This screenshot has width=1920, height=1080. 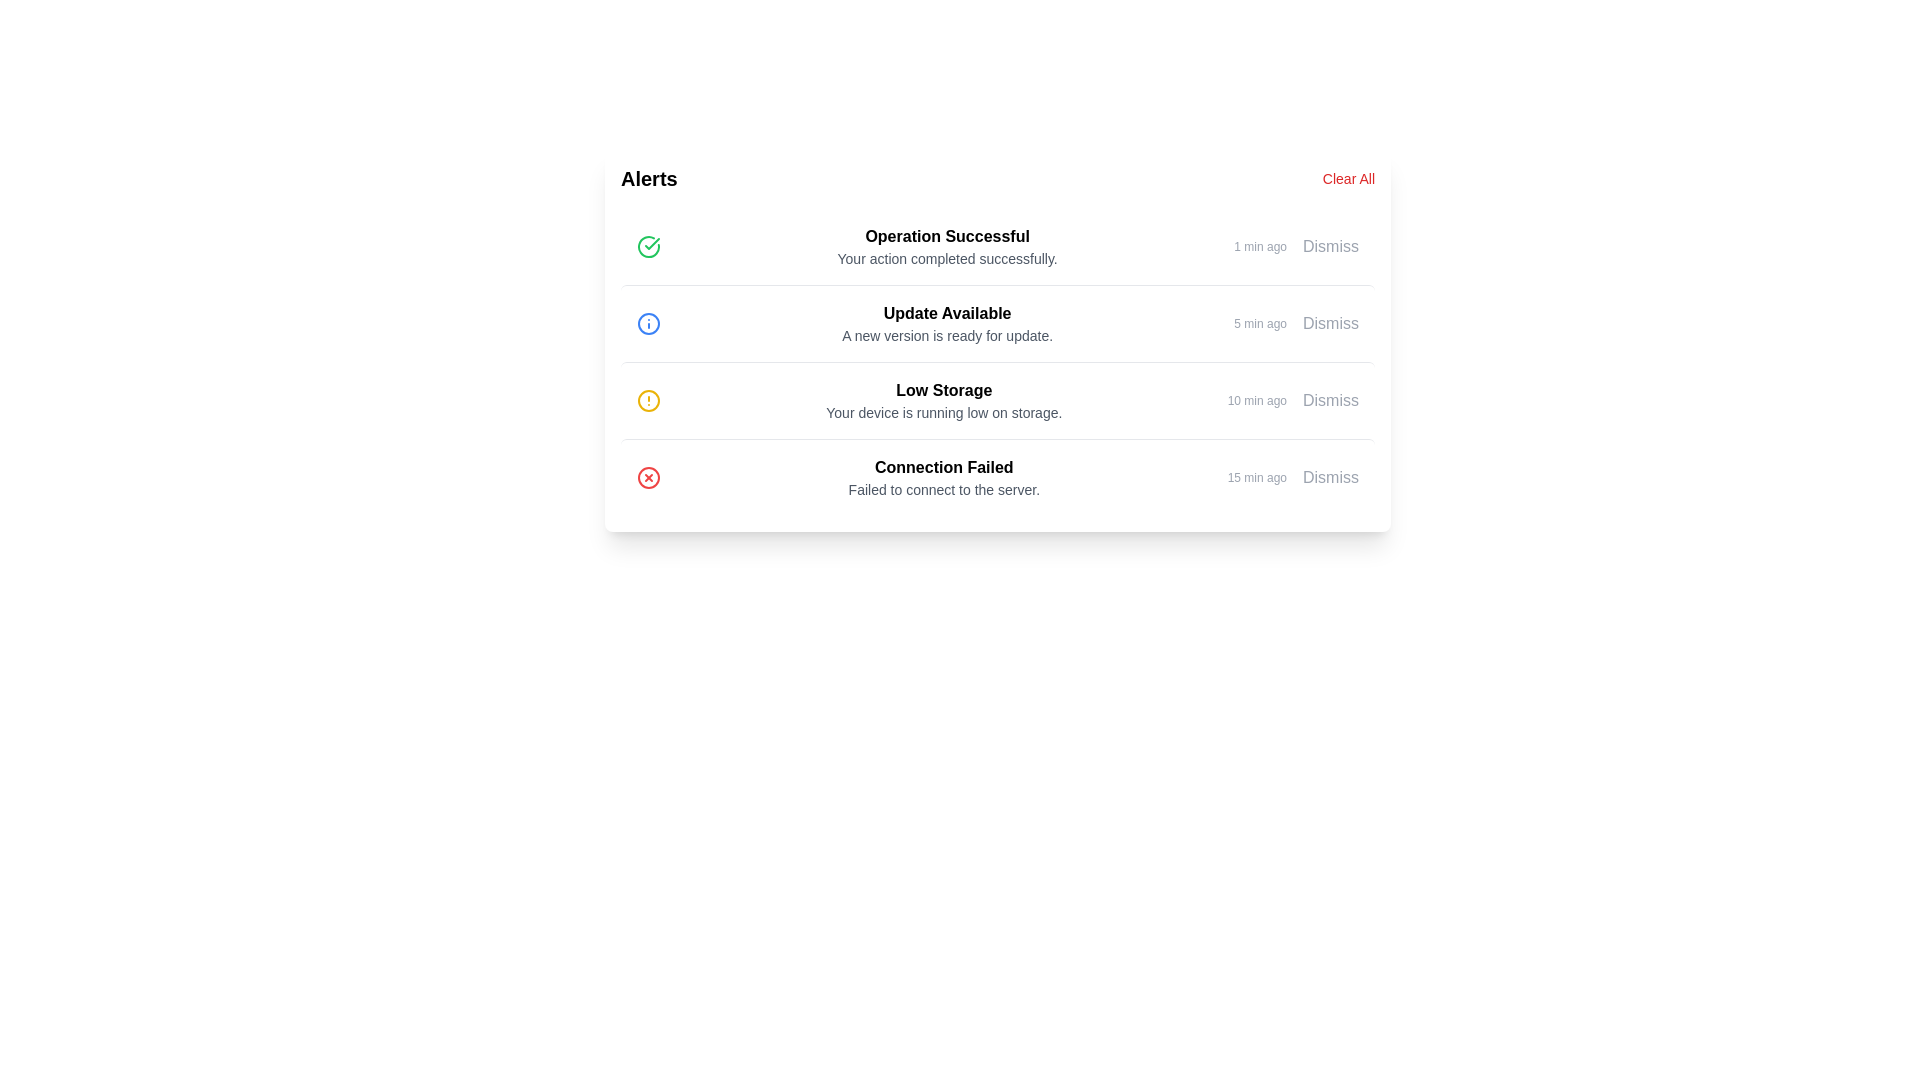 I want to click on the circular shape that is part of the visual alert icon for 'Low Storage' warning, so click(x=648, y=401).